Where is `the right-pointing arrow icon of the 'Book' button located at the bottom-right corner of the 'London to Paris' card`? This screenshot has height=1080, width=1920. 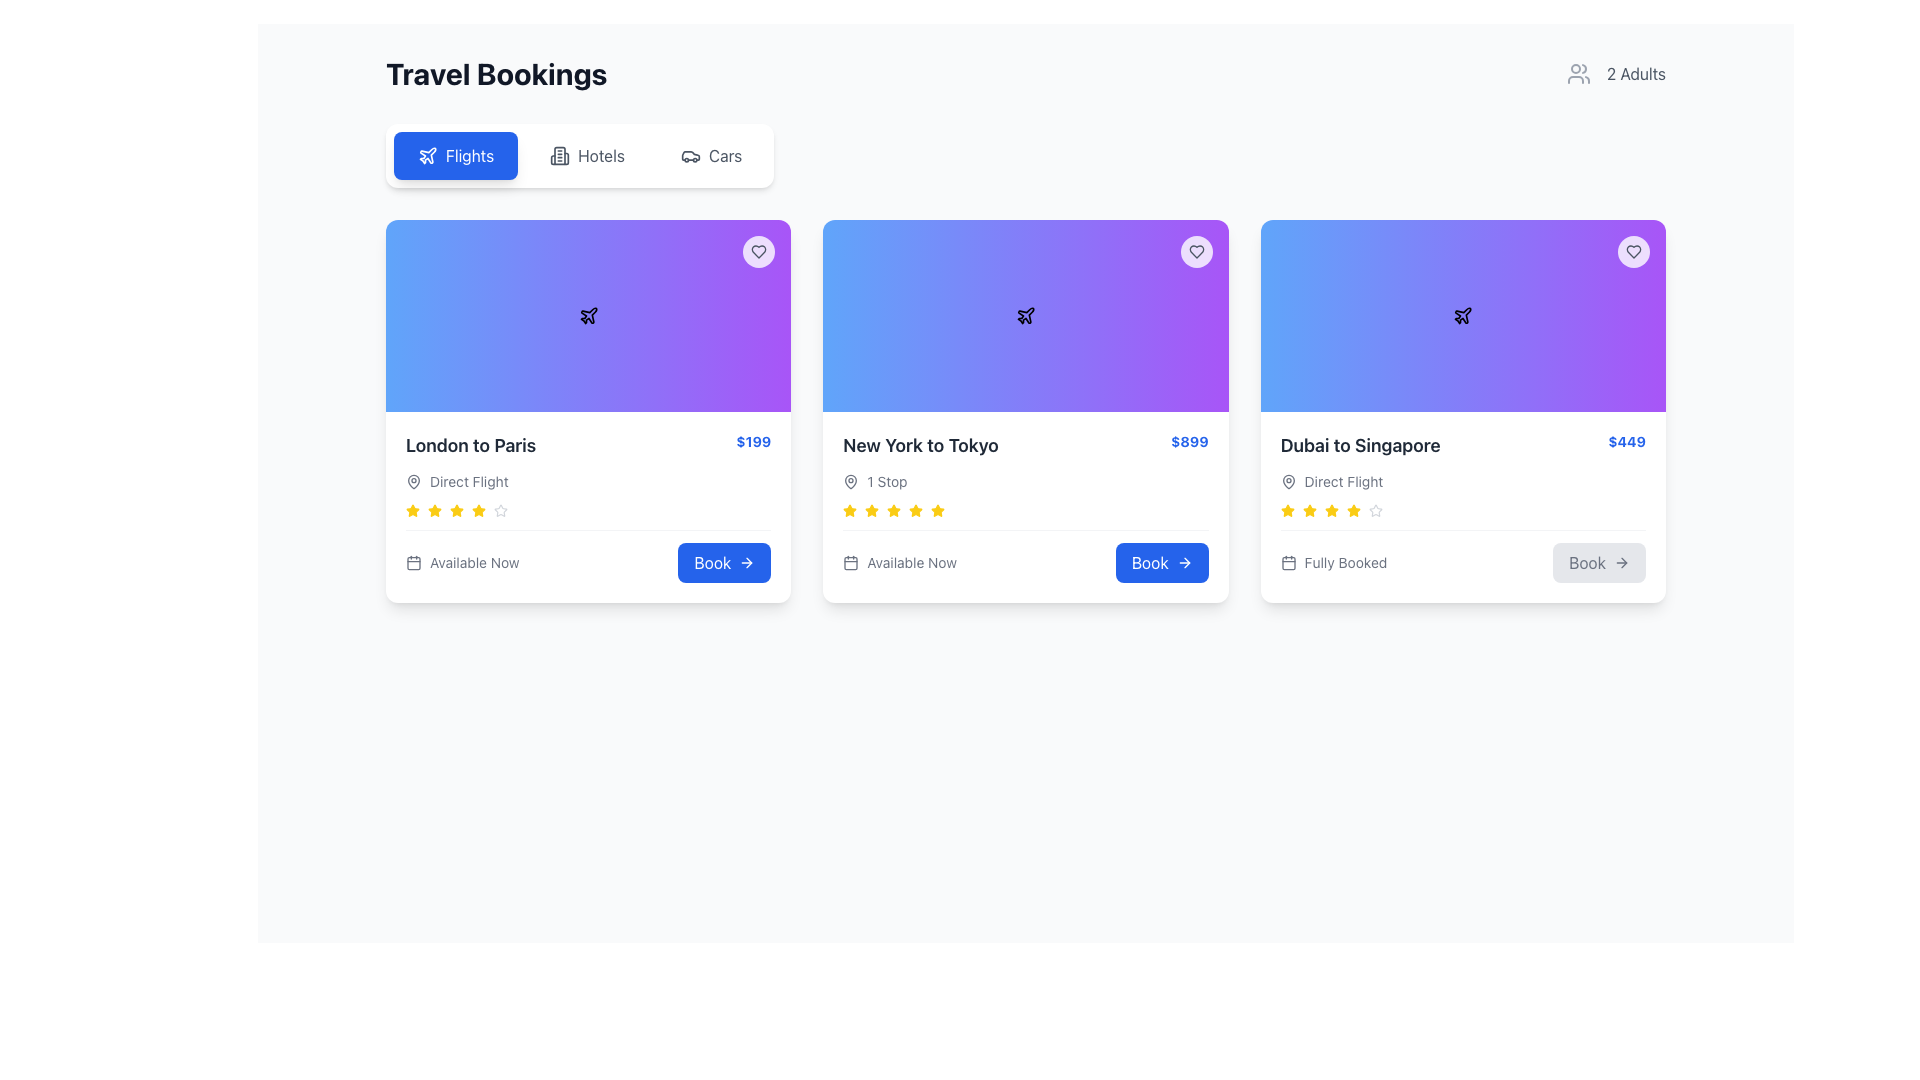 the right-pointing arrow icon of the 'Book' button located at the bottom-right corner of the 'London to Paris' card is located at coordinates (746, 563).